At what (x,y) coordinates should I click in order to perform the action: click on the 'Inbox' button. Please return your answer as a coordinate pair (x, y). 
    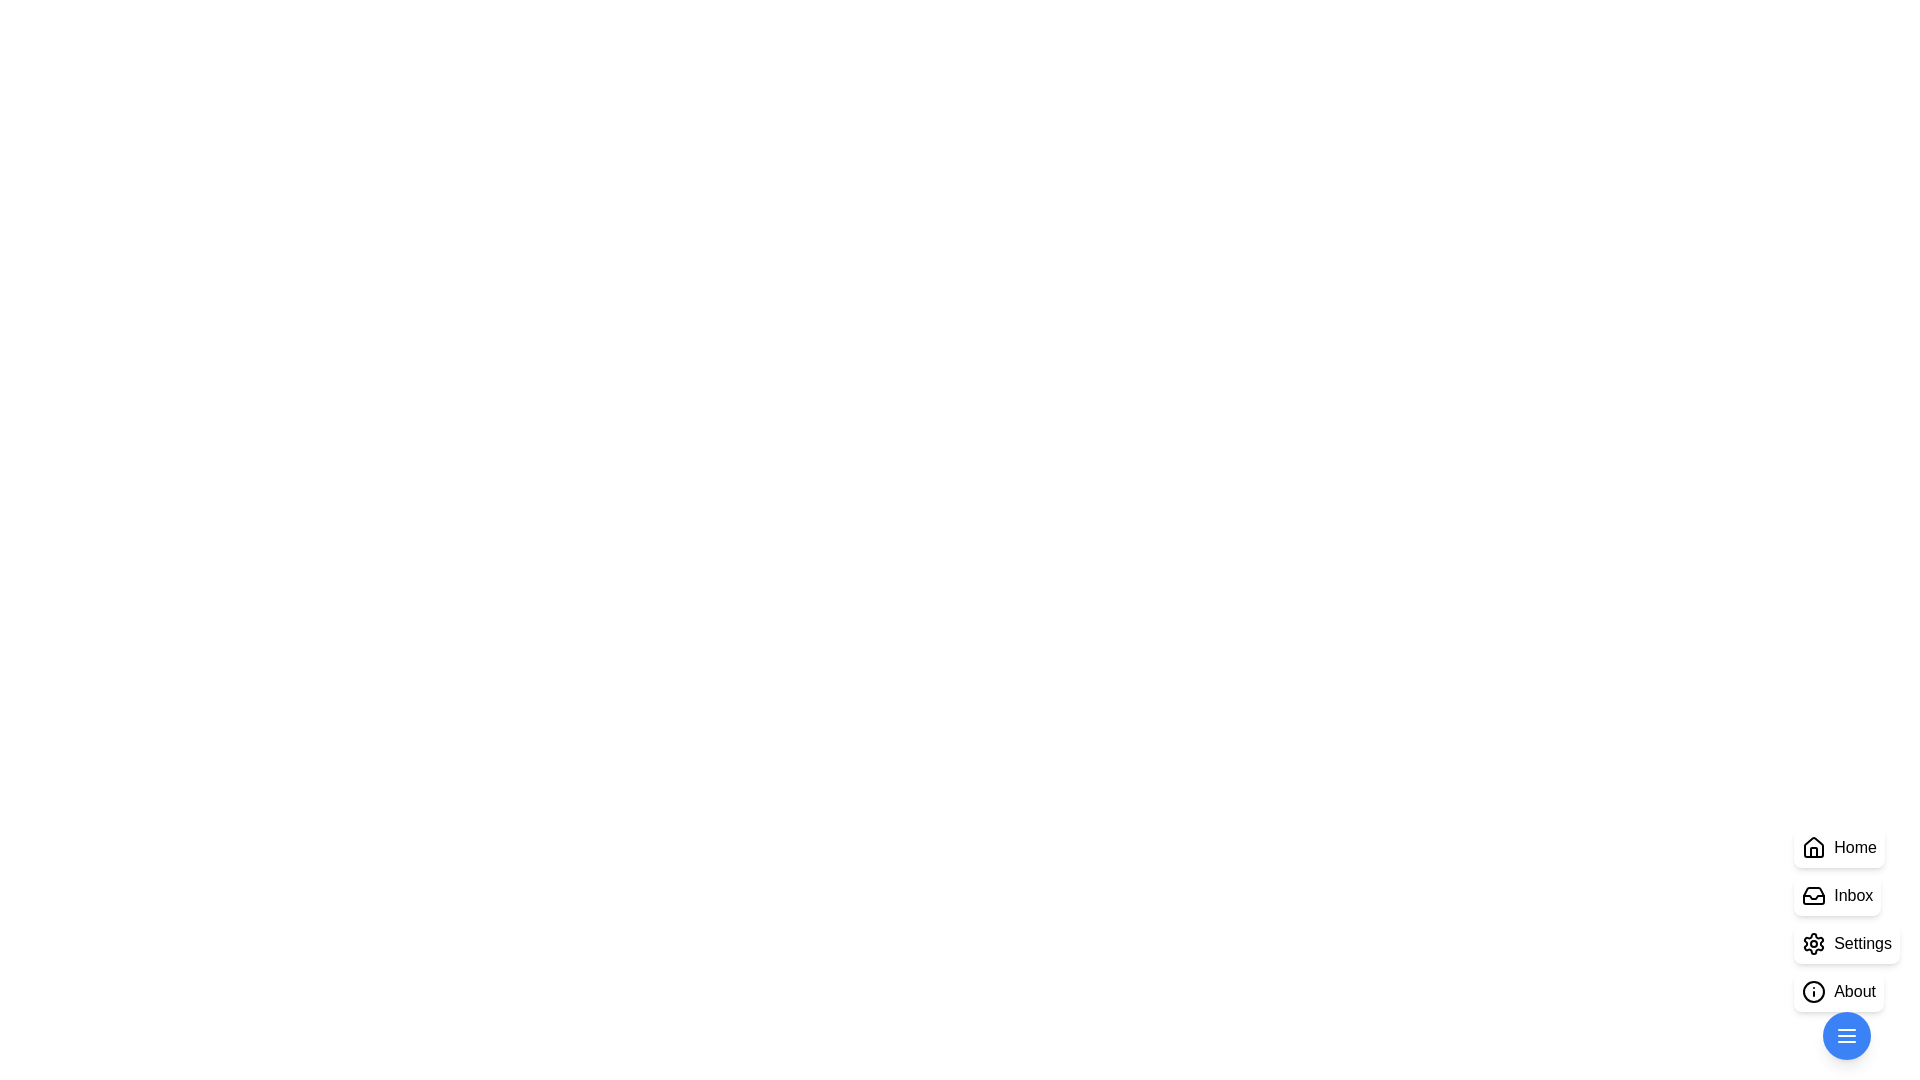
    Looking at the image, I should click on (1837, 894).